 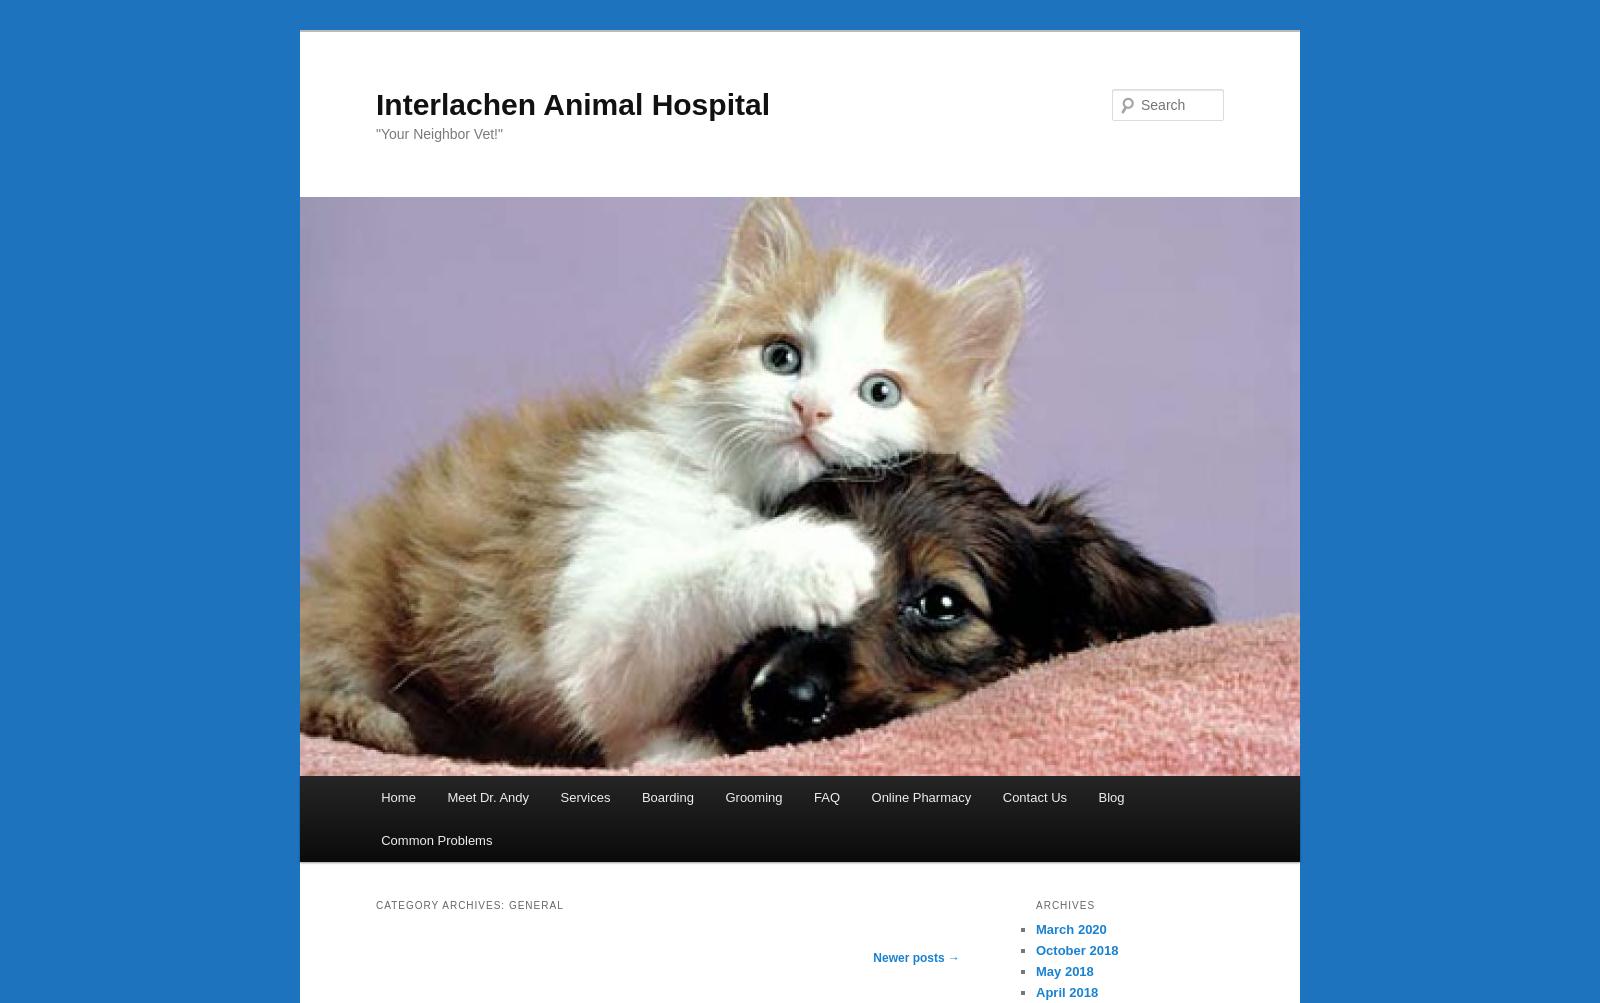 What do you see at coordinates (1076, 948) in the screenshot?
I see `'October 2018'` at bounding box center [1076, 948].